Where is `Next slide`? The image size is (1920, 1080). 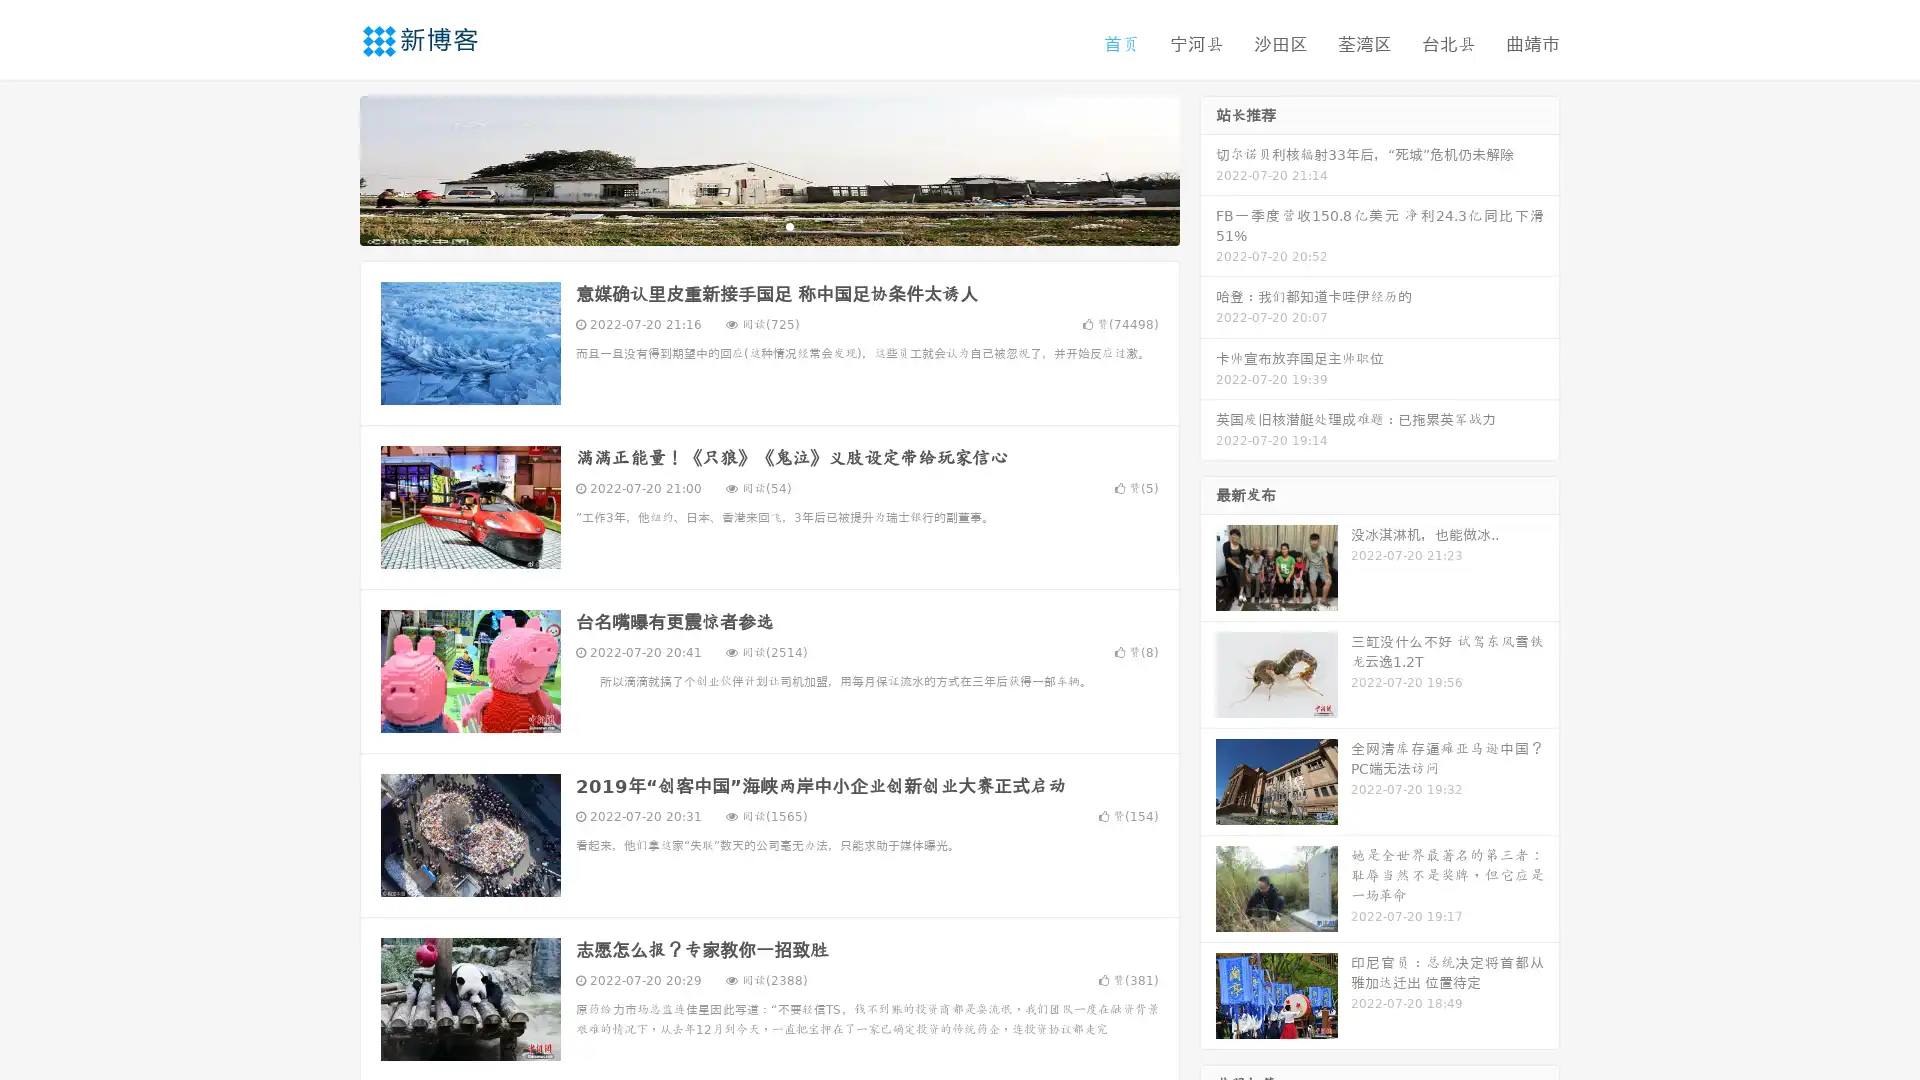
Next slide is located at coordinates (1208, 168).